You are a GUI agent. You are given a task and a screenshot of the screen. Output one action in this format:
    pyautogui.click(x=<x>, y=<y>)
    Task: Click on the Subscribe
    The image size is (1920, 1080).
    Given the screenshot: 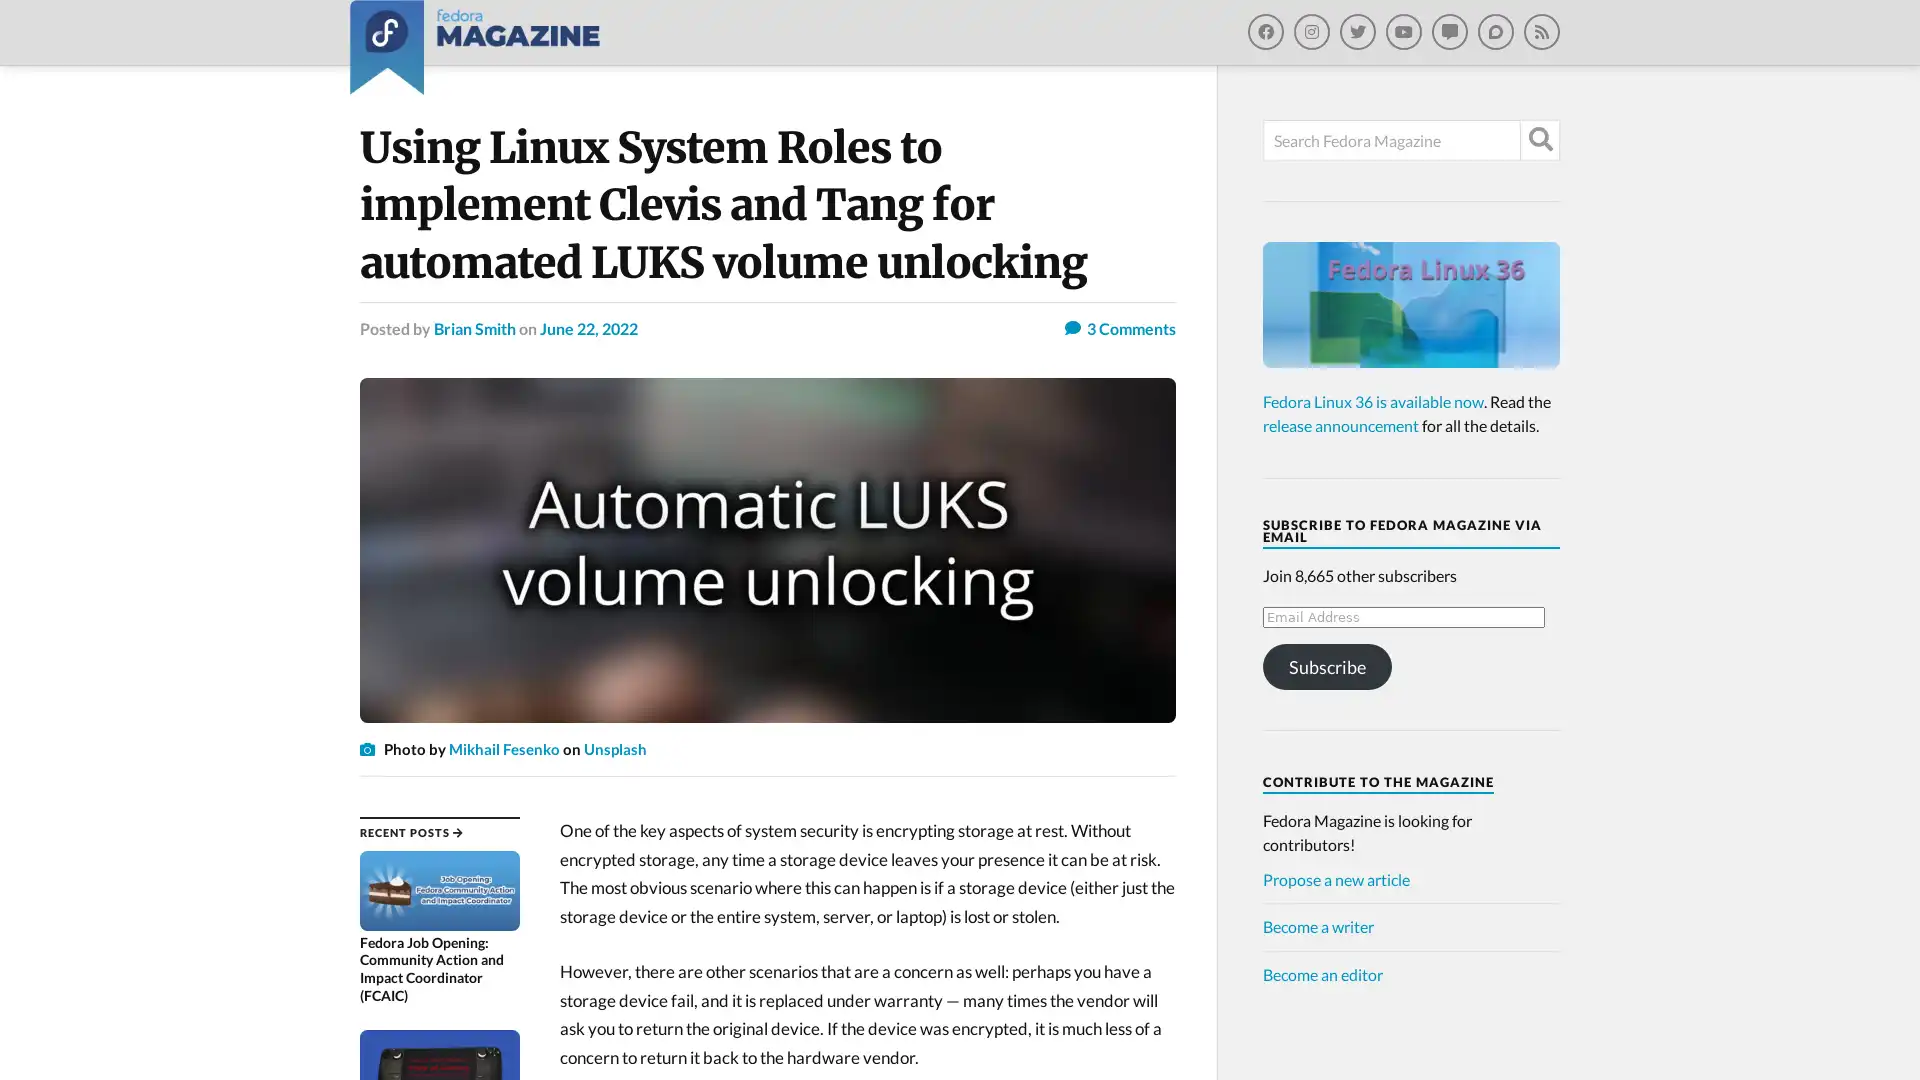 What is the action you would take?
    pyautogui.click(x=1326, y=667)
    